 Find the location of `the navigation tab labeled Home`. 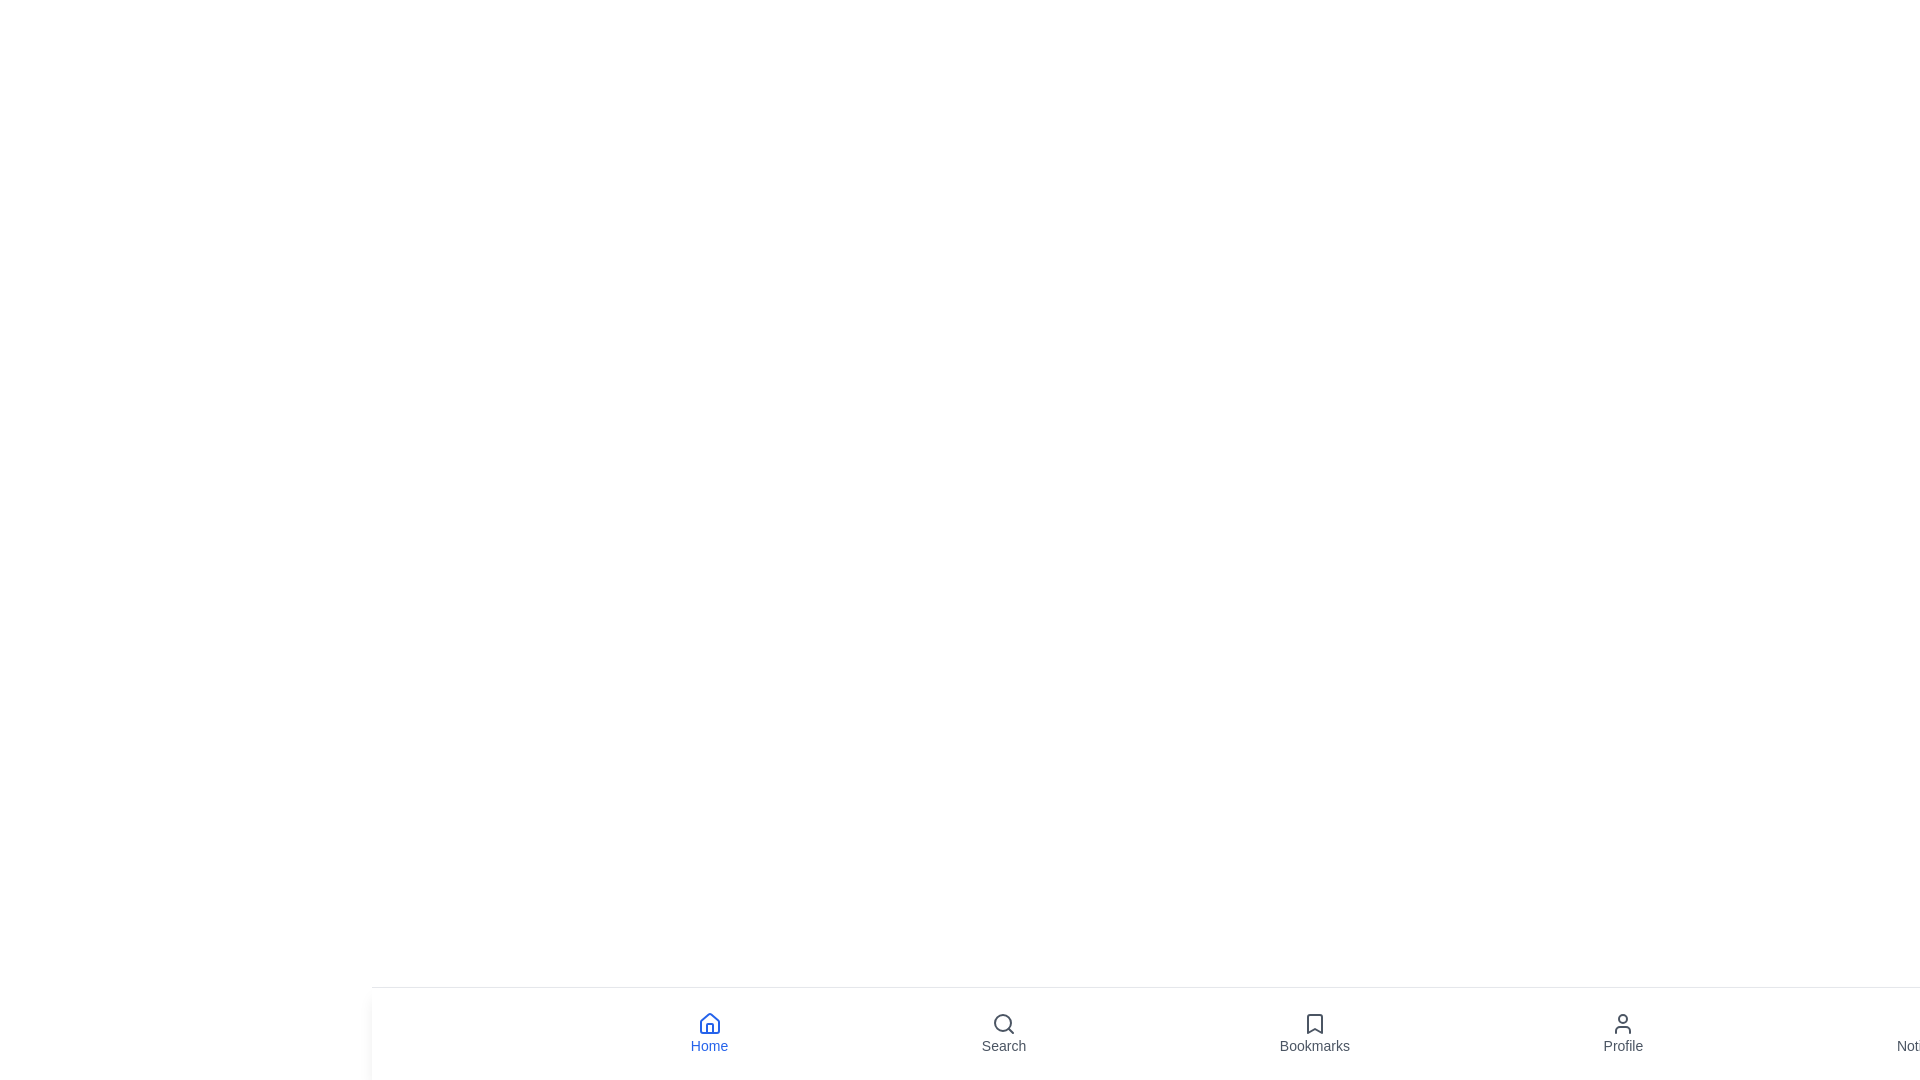

the navigation tab labeled Home is located at coordinates (709, 1033).